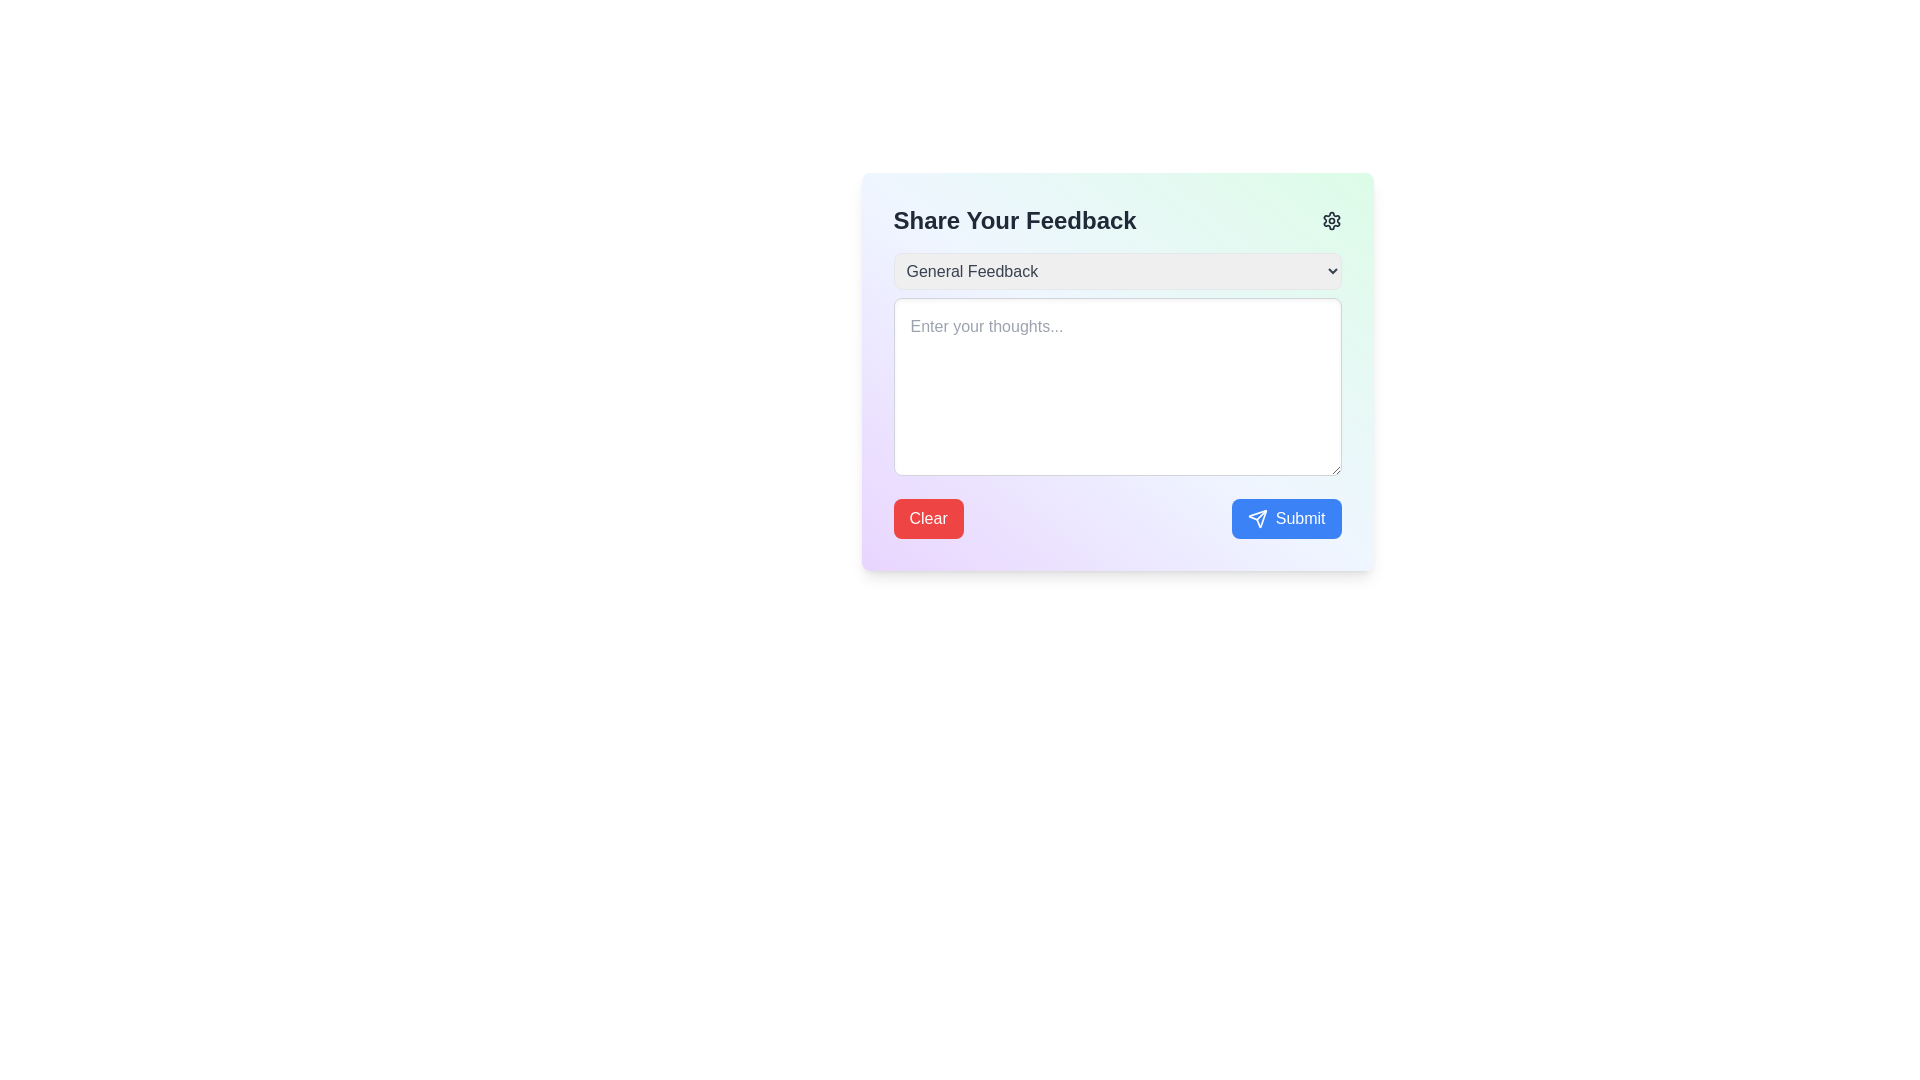 Image resolution: width=1920 pixels, height=1080 pixels. What do you see at coordinates (1116, 271) in the screenshot?
I see `the Dropdown menu located below the title 'Share Your Feedback'` at bounding box center [1116, 271].